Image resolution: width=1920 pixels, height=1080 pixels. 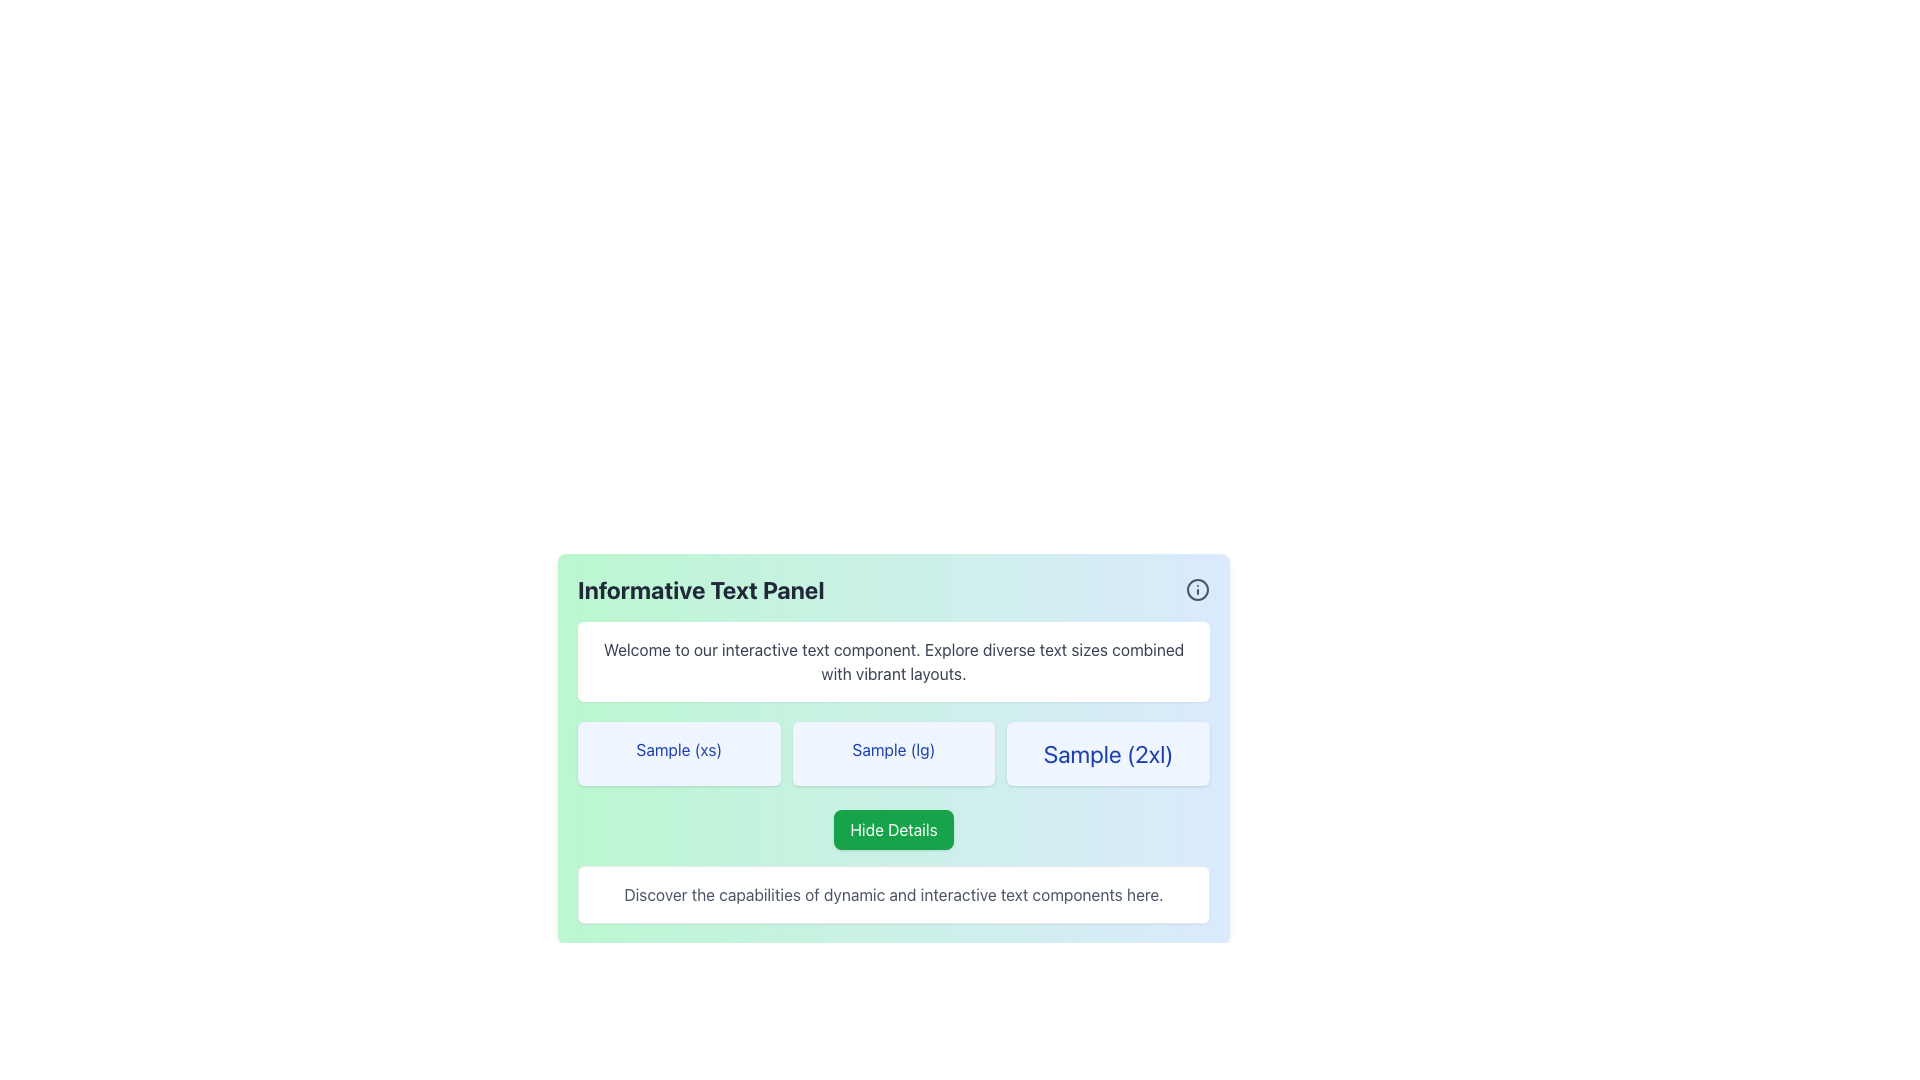 I want to click on the Text Display Component that showcases a larger font size text label, located centrally between the 'Sample (xs)' button and the 'Sample (2xl)' button, so click(x=892, y=753).